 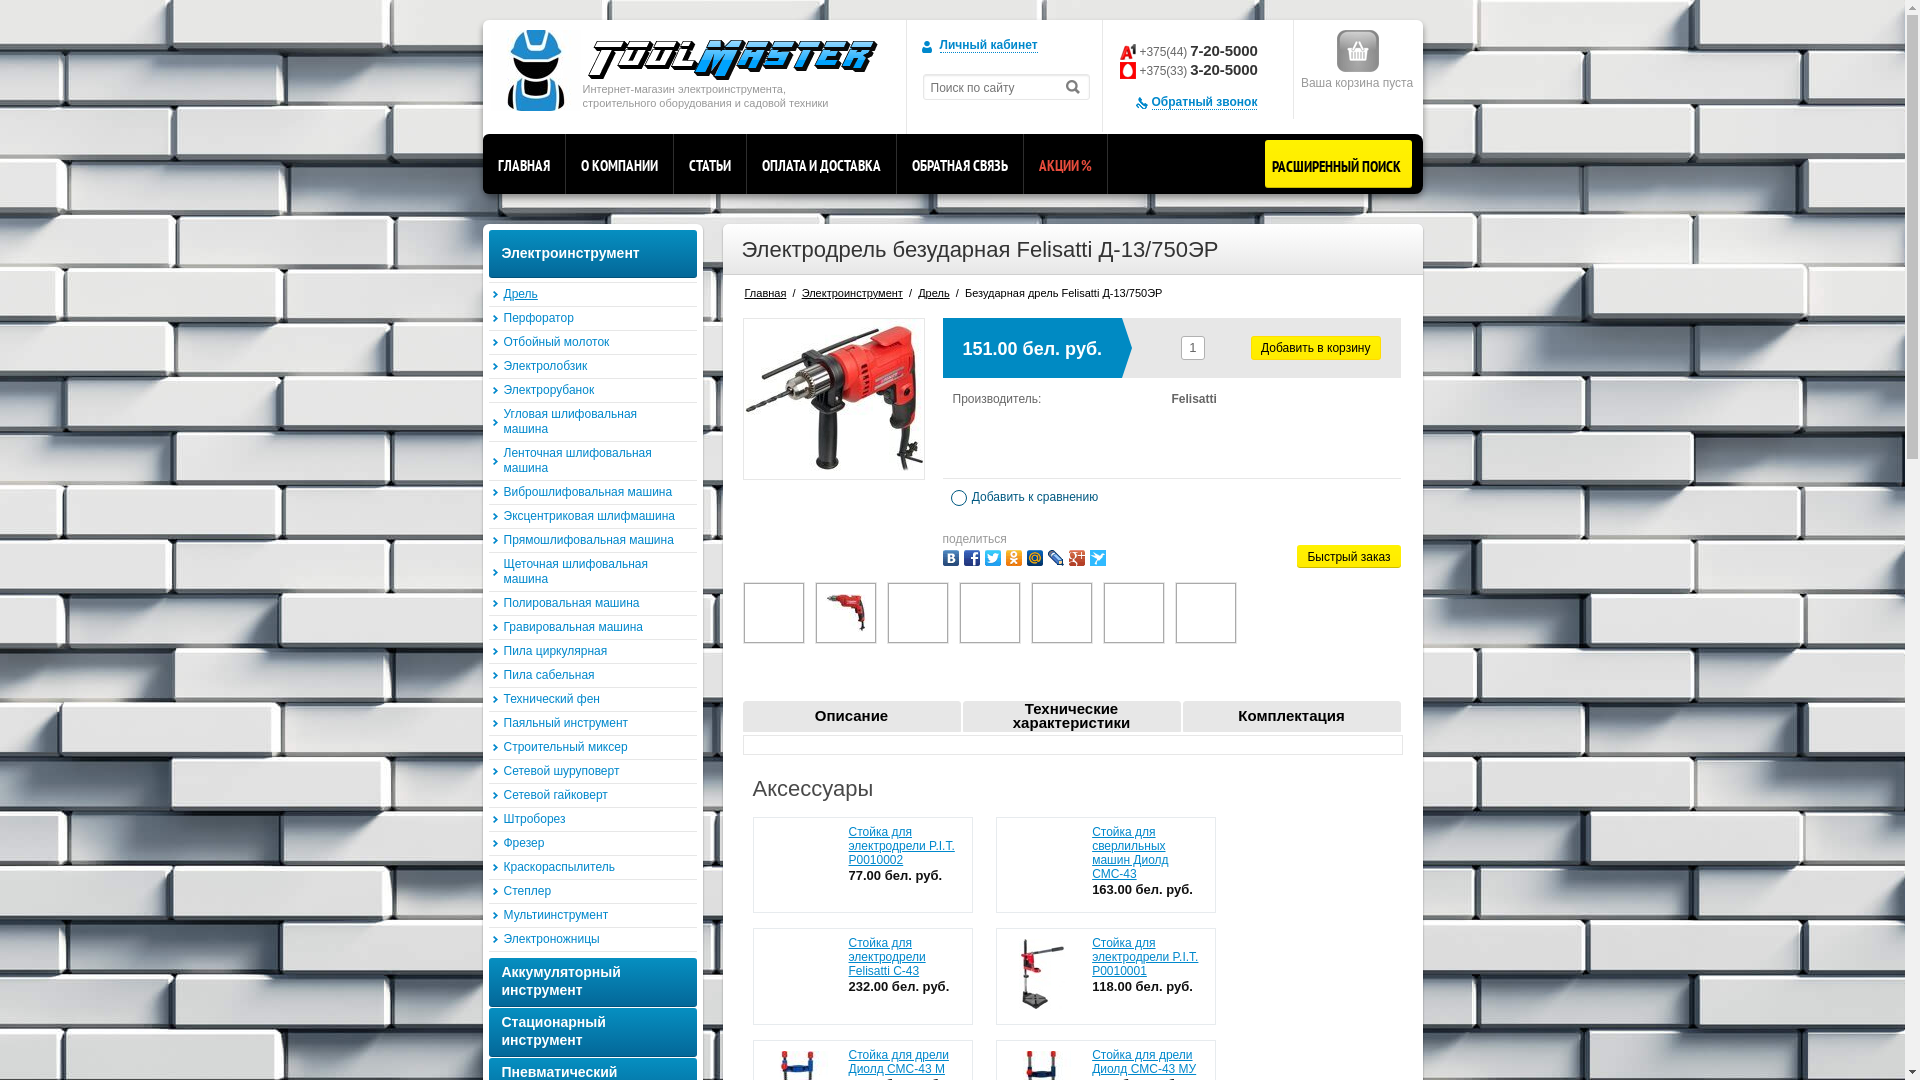 What do you see at coordinates (1199, 68) in the screenshot?
I see `'+375(33)3-20-5000'` at bounding box center [1199, 68].